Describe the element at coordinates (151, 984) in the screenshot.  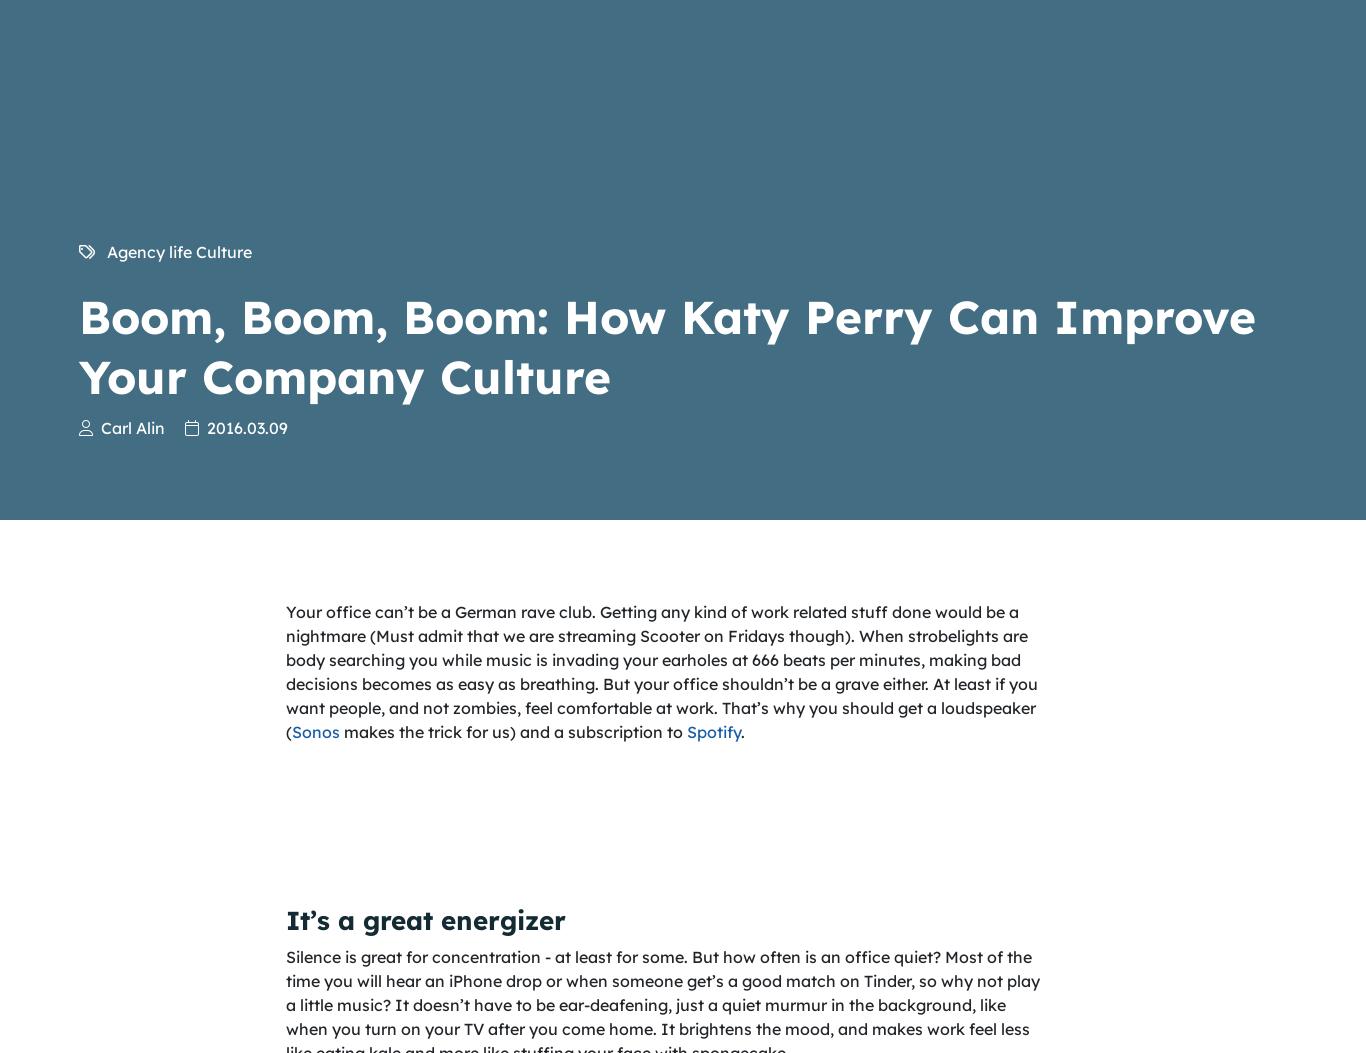
I see `'+46 (0)10 410 11 00'` at that location.